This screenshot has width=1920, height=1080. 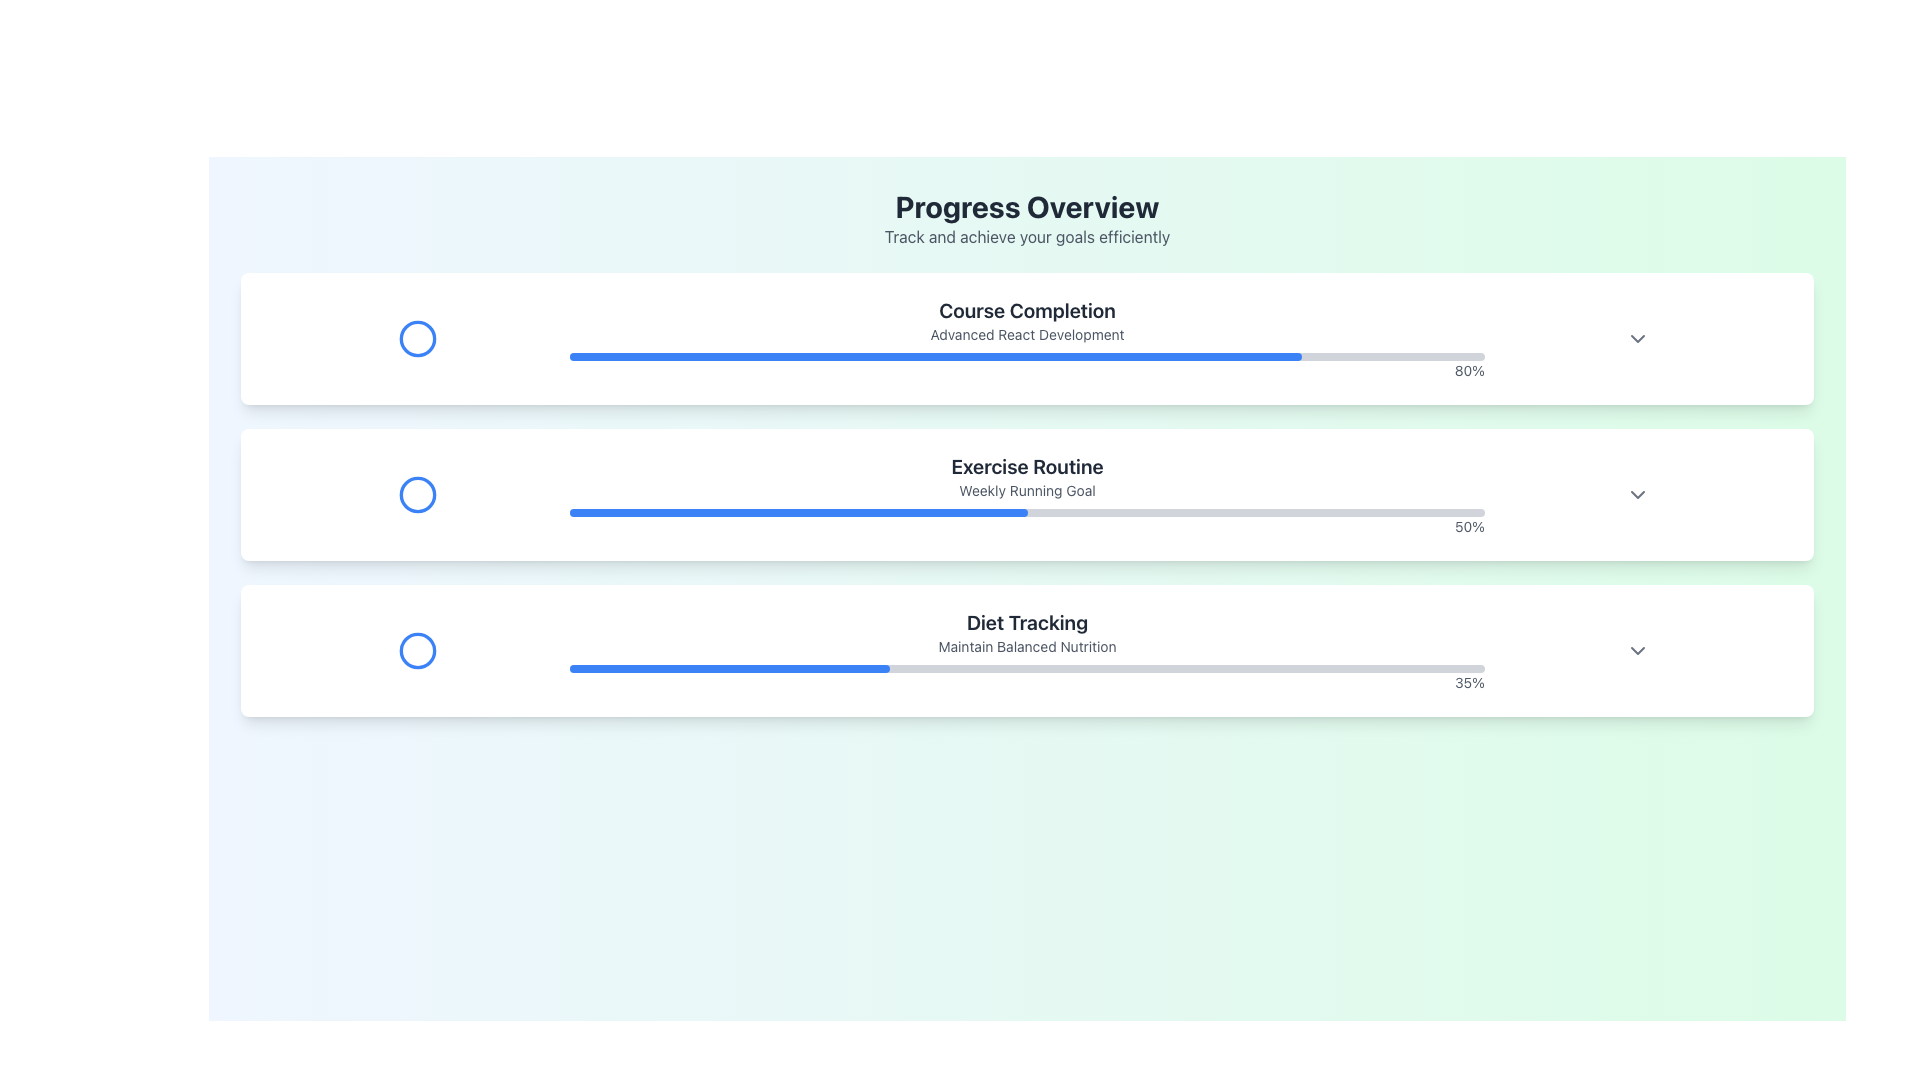 I want to click on the Progress Indicator displaying 'Course Completion' and 'Advanced React Development', which shows an 80% filled progress bar, so click(x=1027, y=338).